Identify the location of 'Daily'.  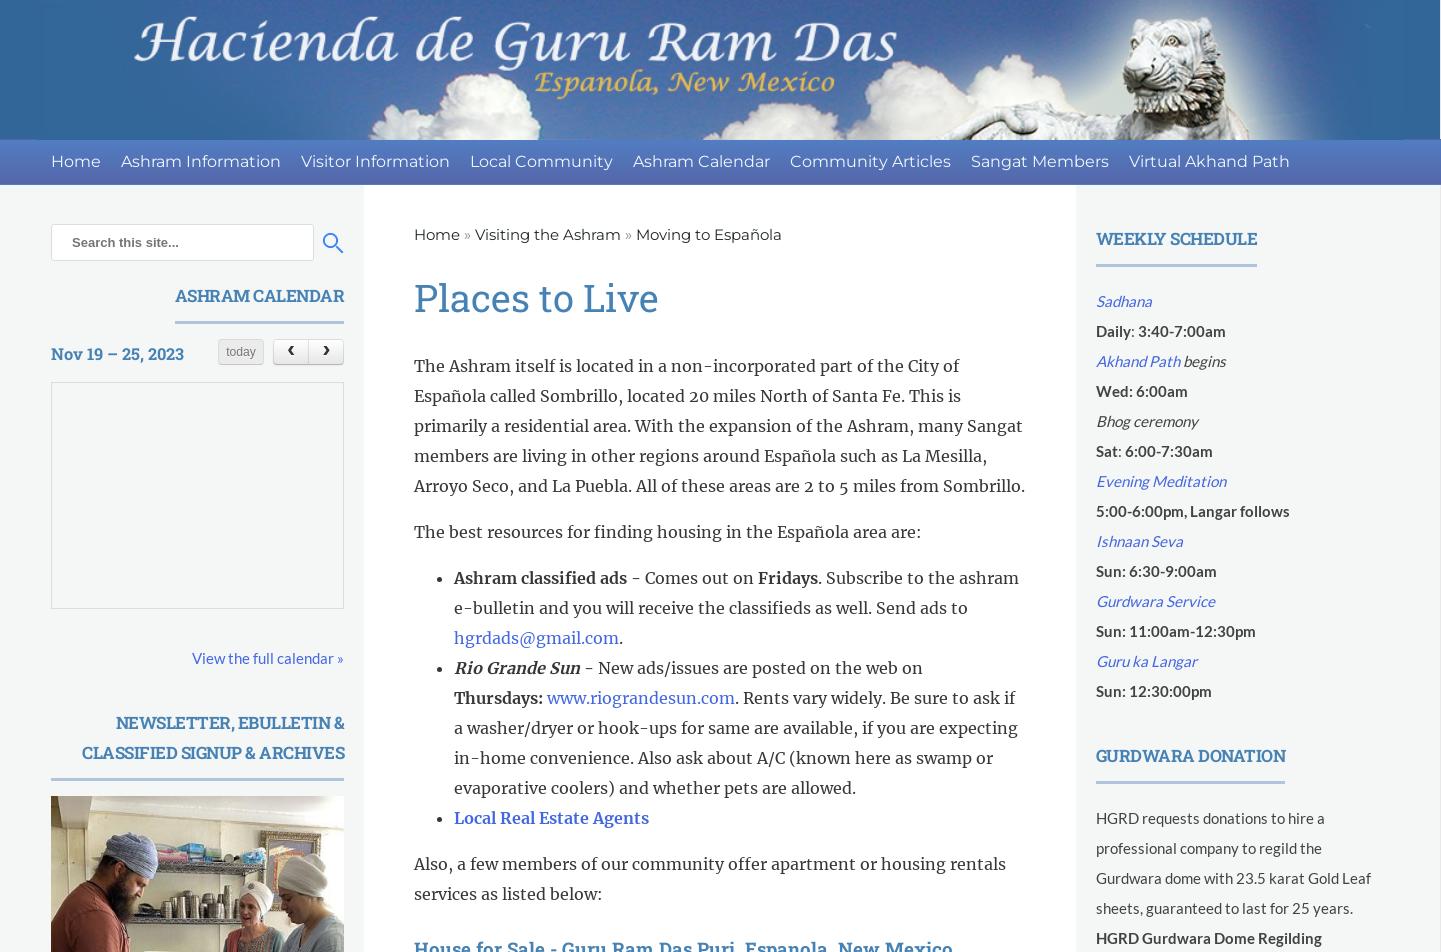
(1111, 331).